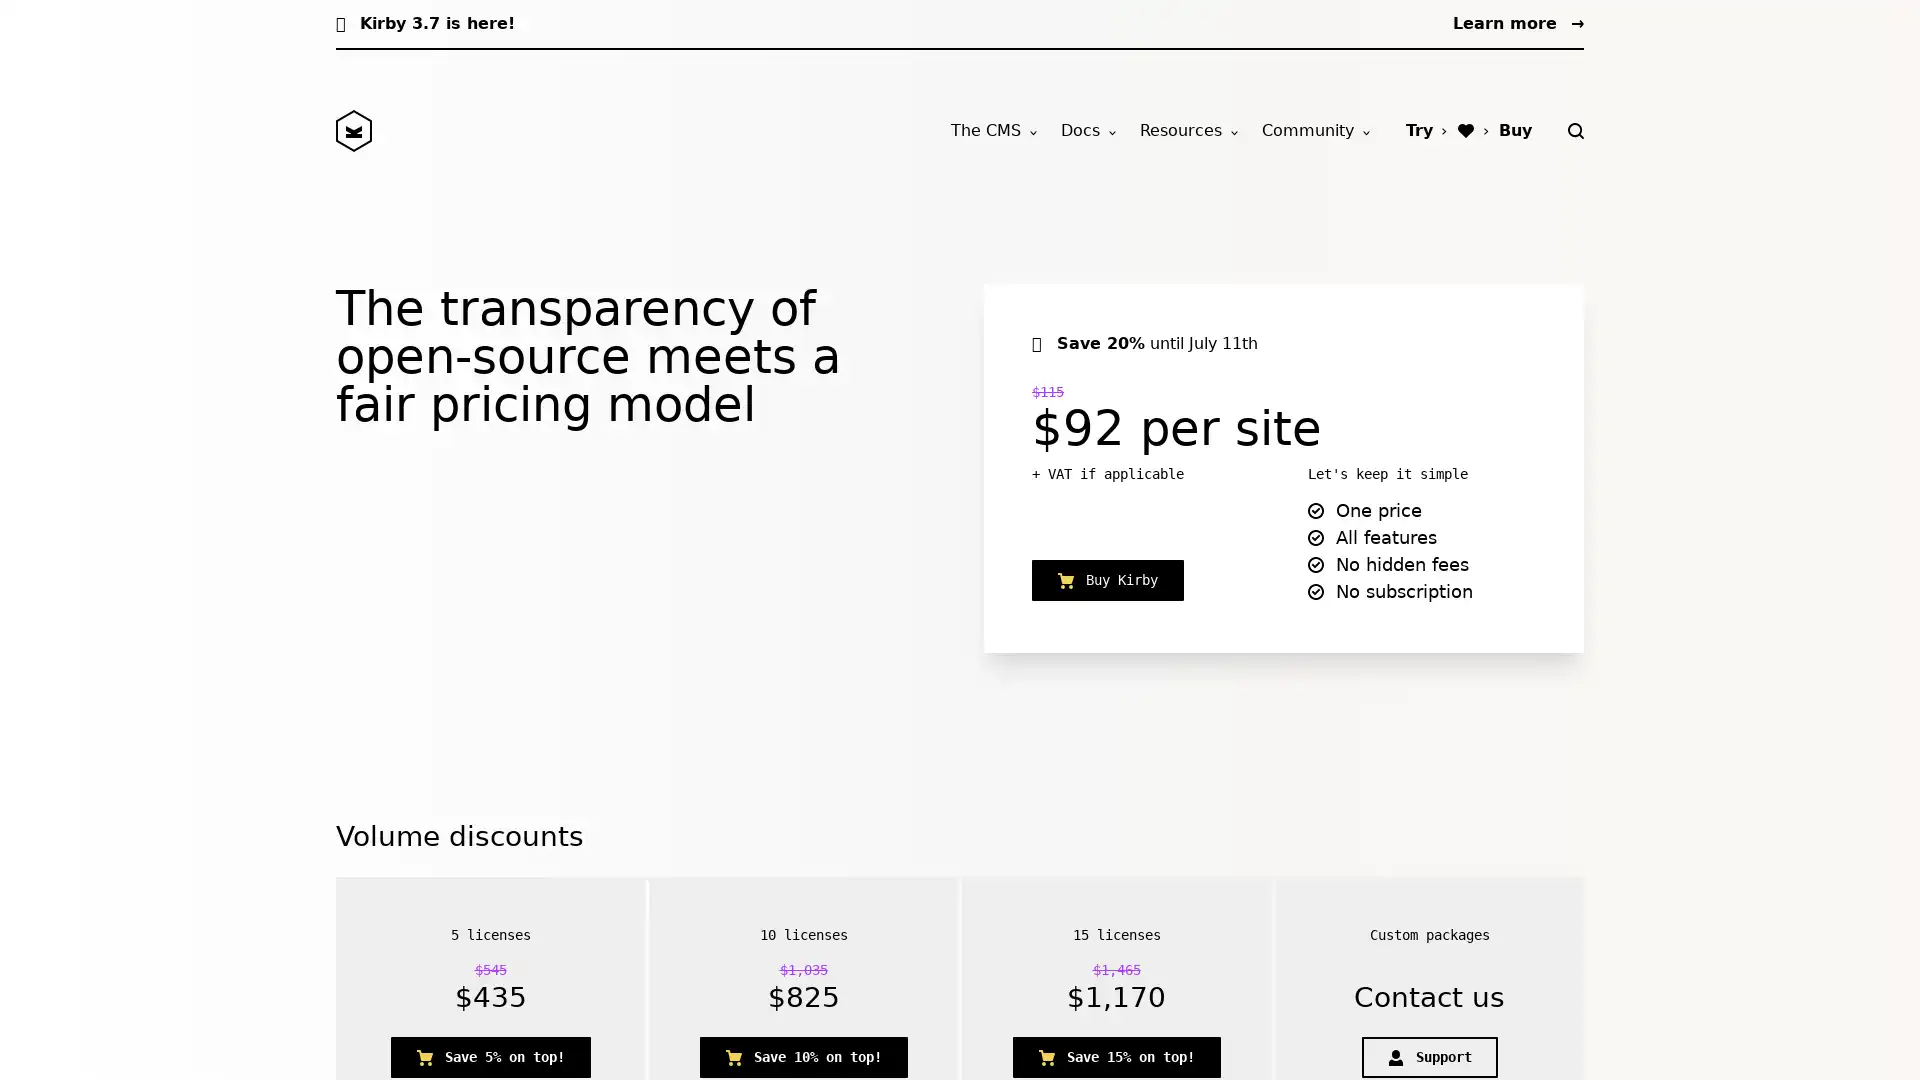 The image size is (1920, 1080). I want to click on Search, so click(1574, 131).